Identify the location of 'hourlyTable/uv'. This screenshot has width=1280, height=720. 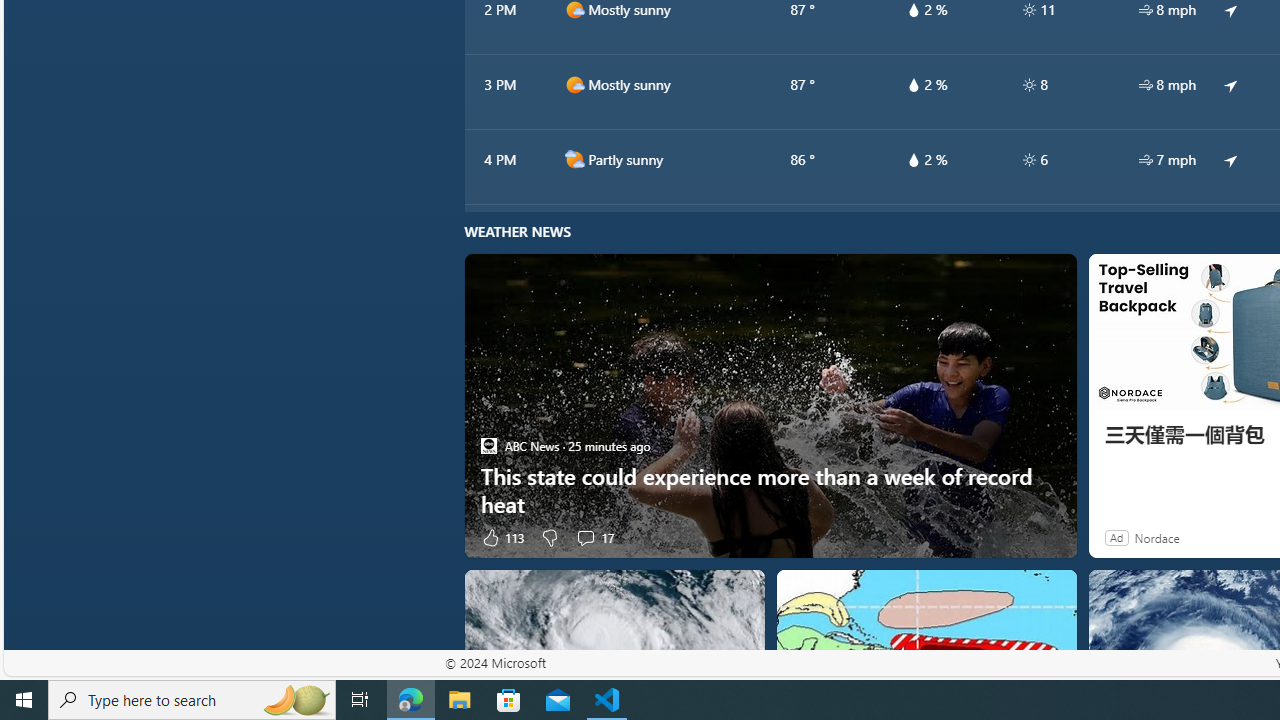
(1029, 158).